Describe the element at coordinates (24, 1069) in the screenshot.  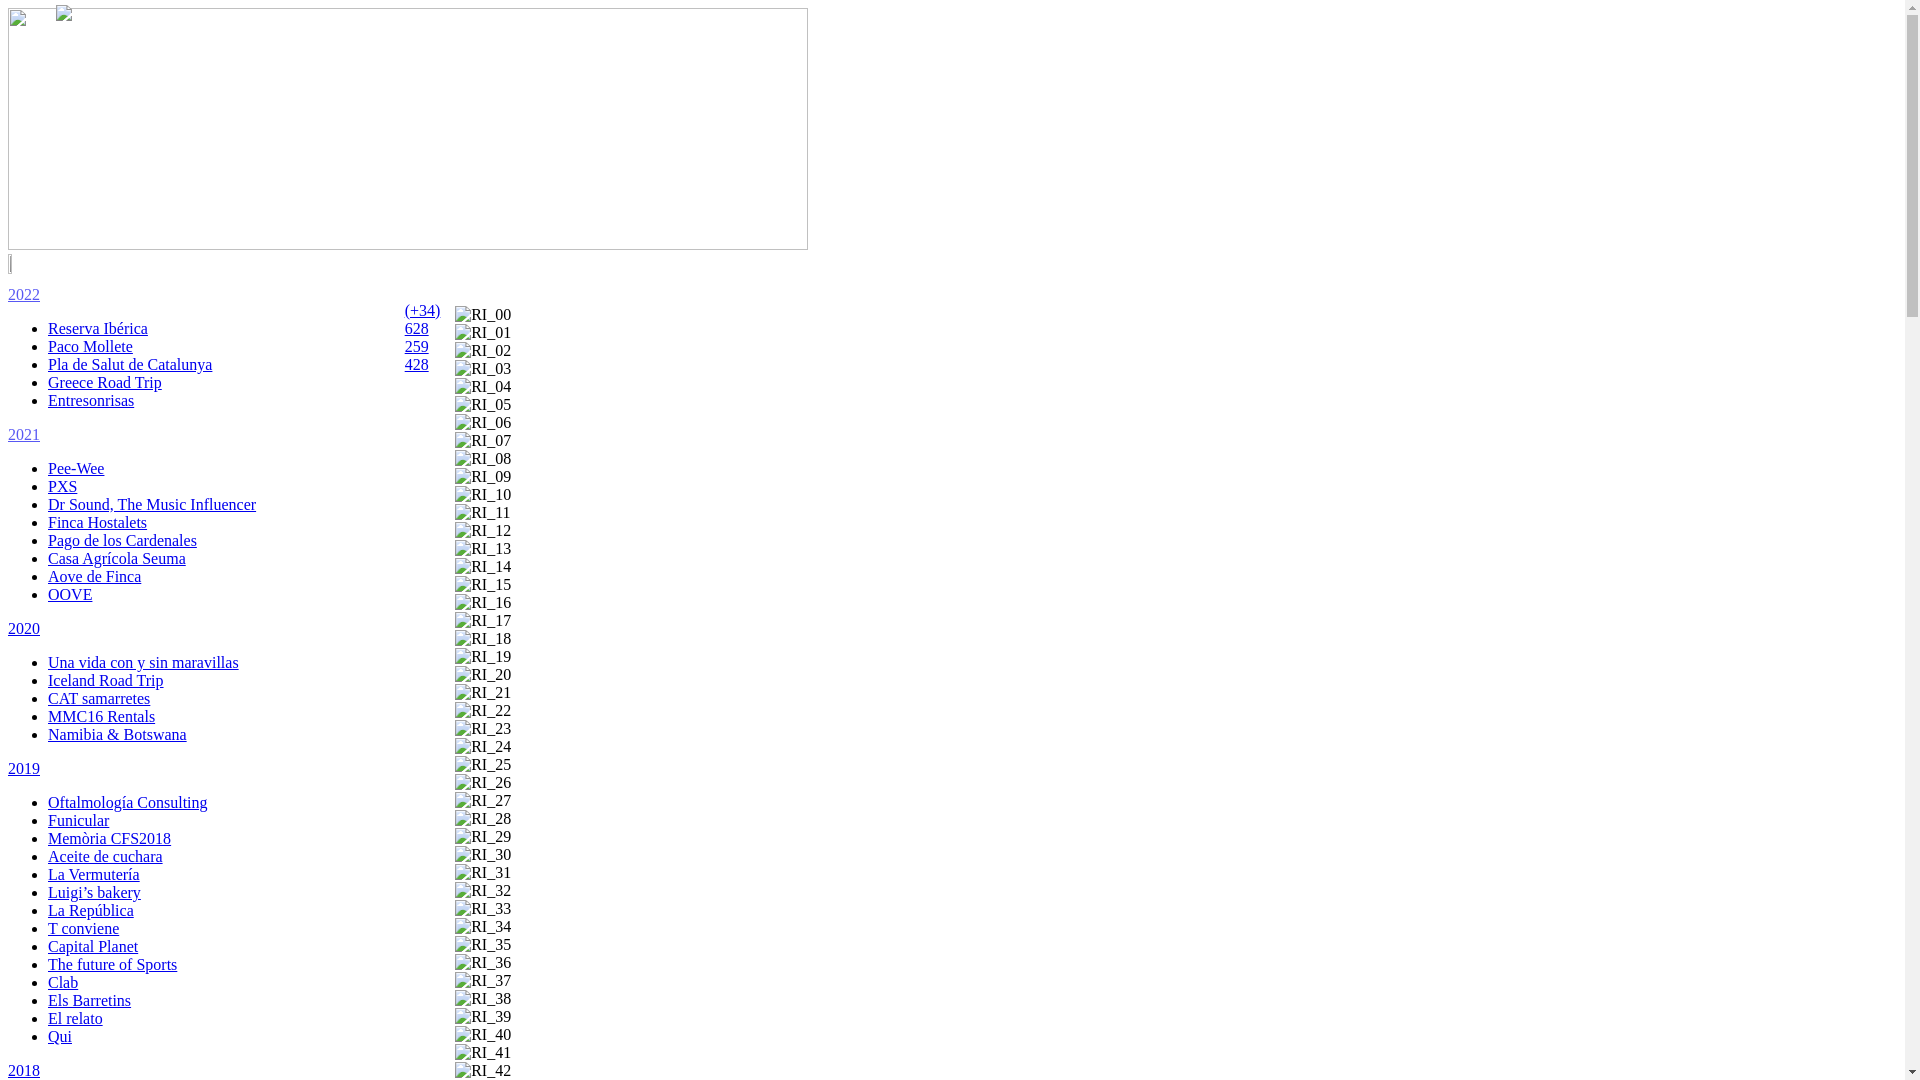
I see `'2018'` at that location.